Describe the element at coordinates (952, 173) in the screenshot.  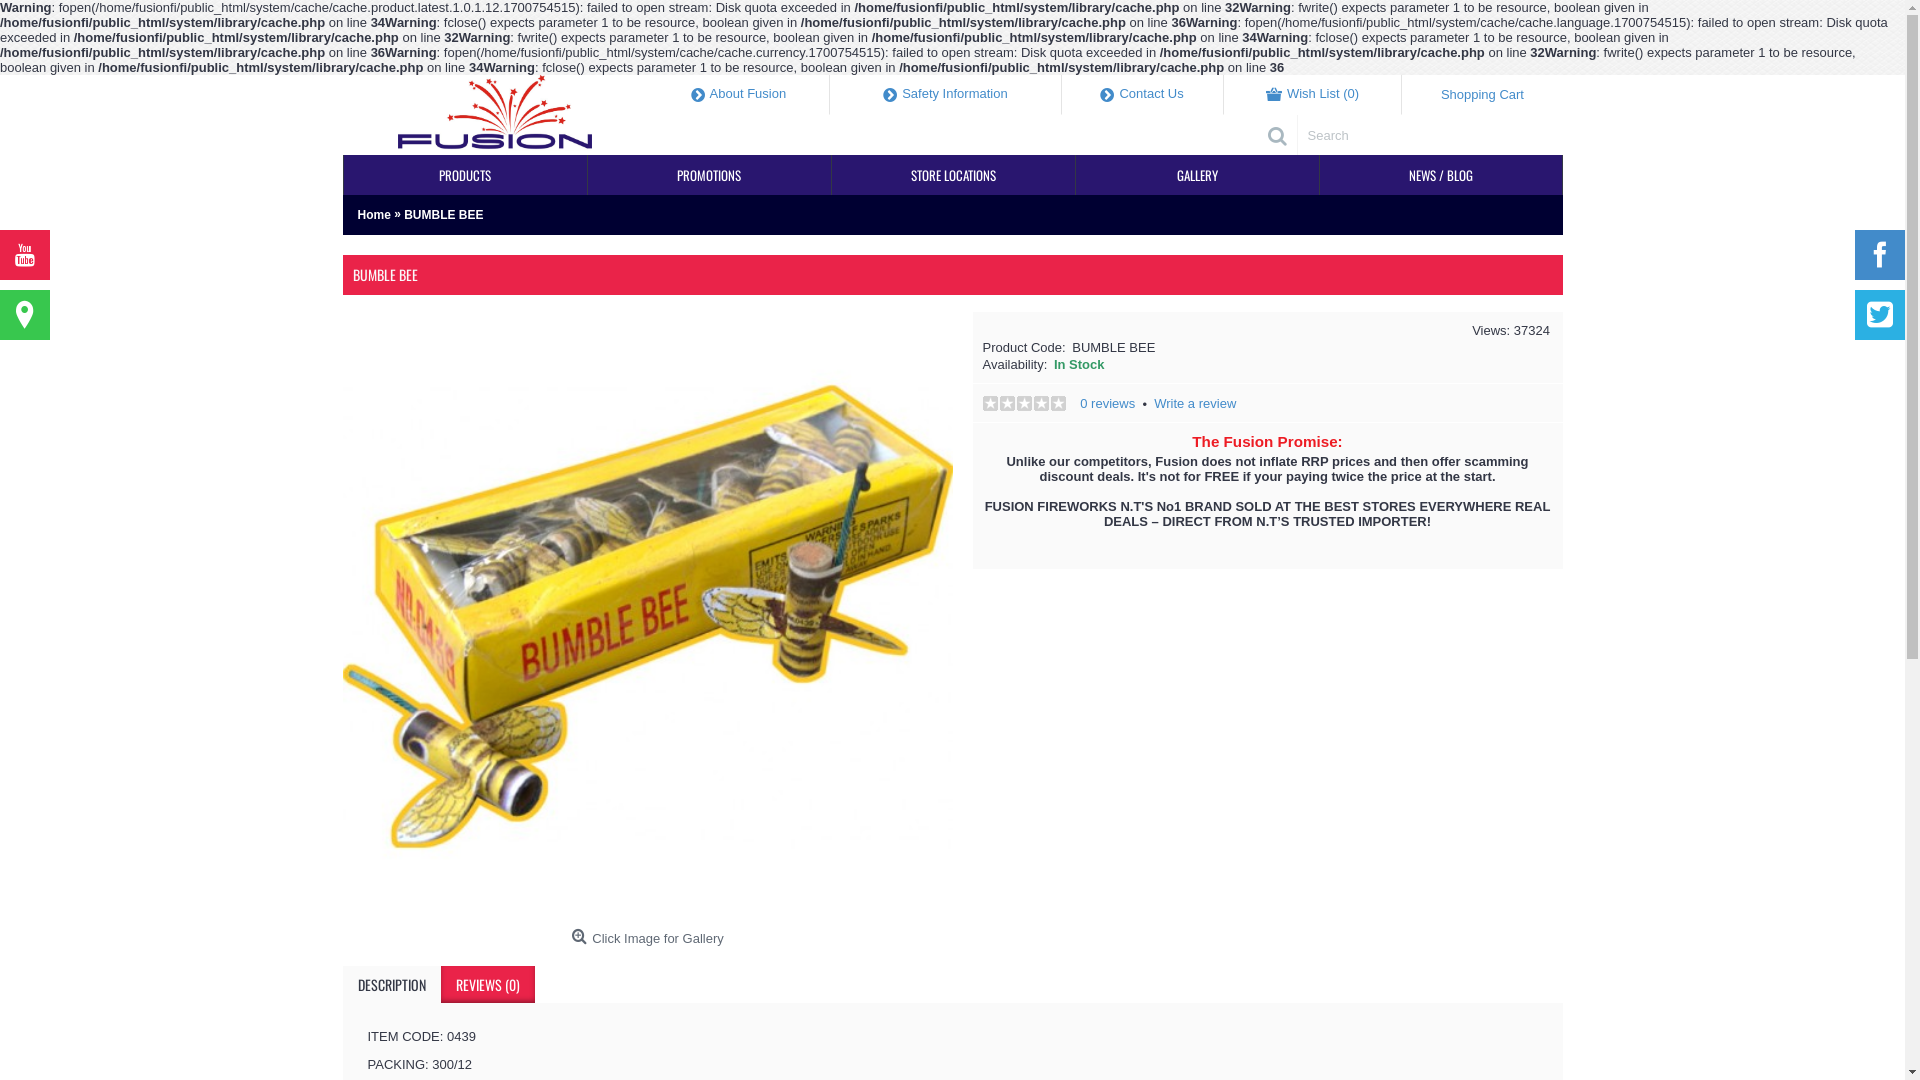
I see `'STORE LOCATIONS'` at that location.